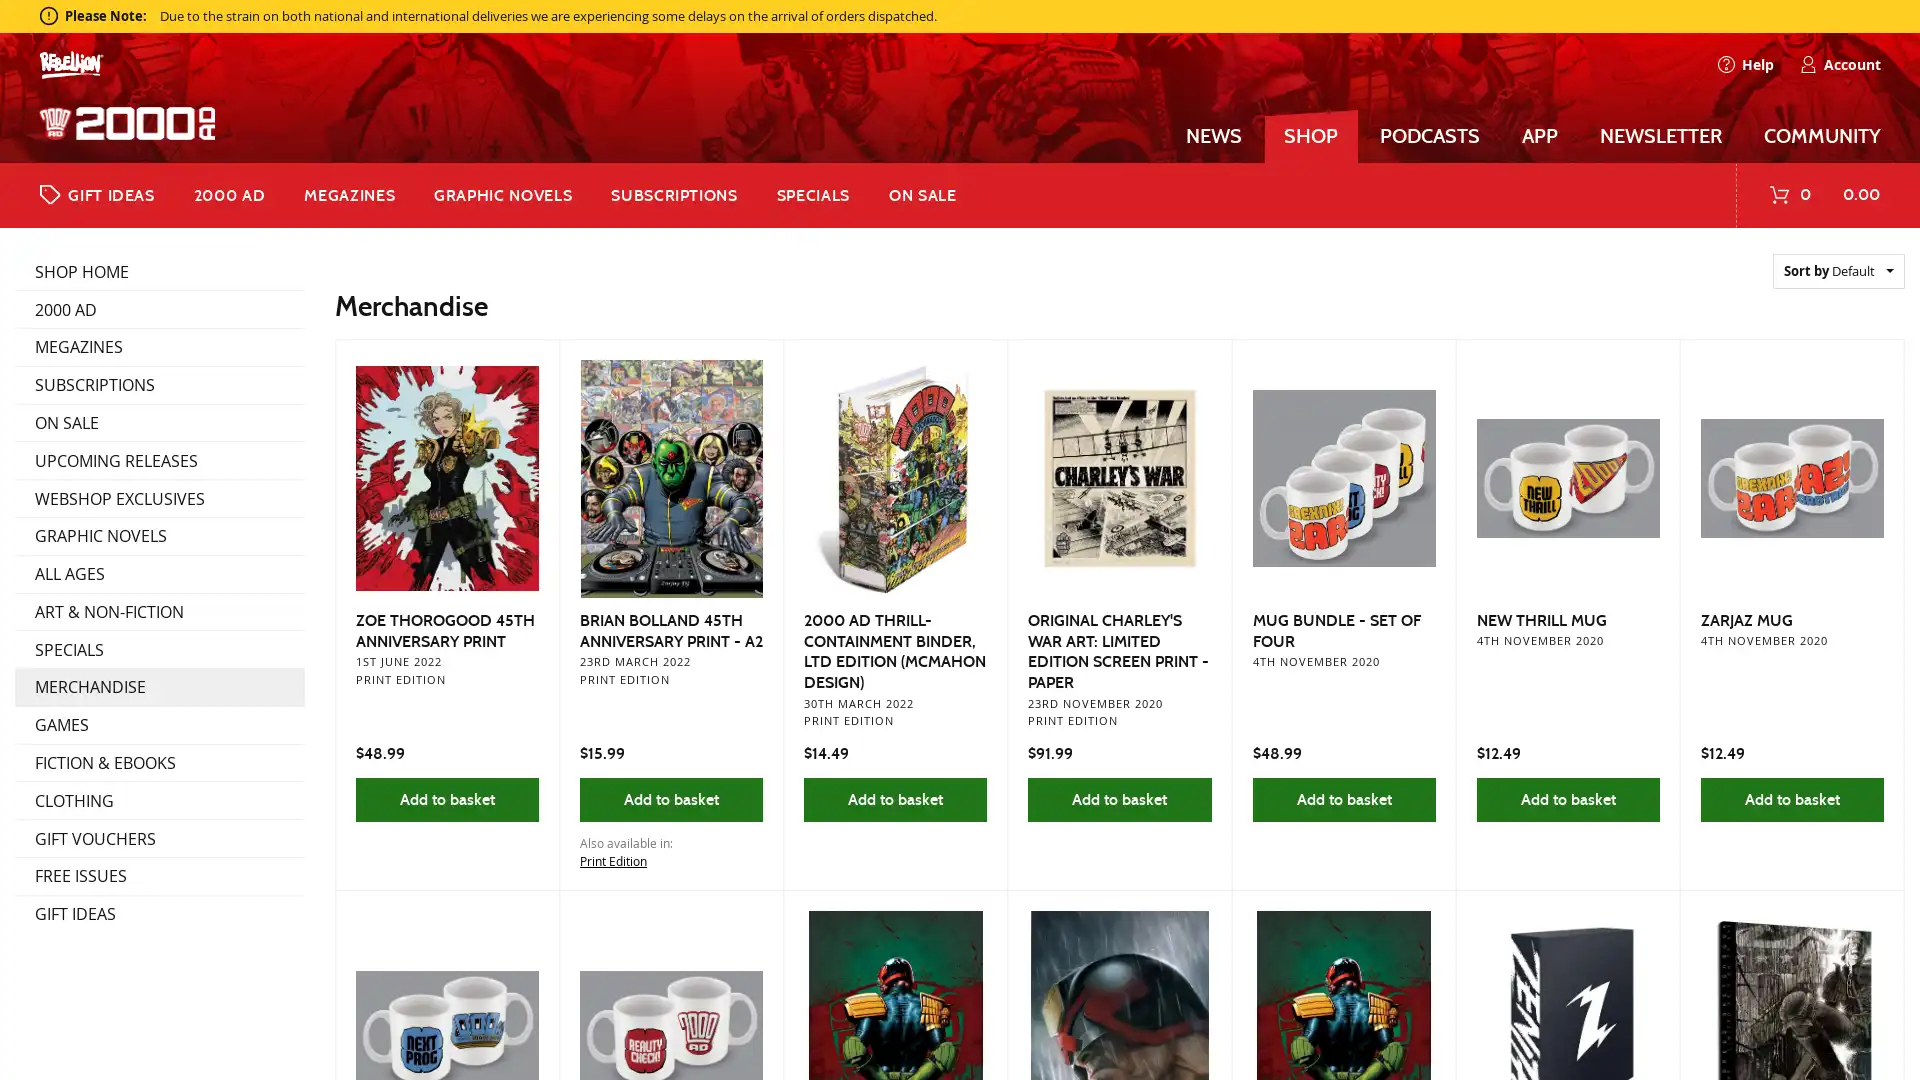 This screenshot has height=1080, width=1920. I want to click on Add to basket, so click(894, 798).